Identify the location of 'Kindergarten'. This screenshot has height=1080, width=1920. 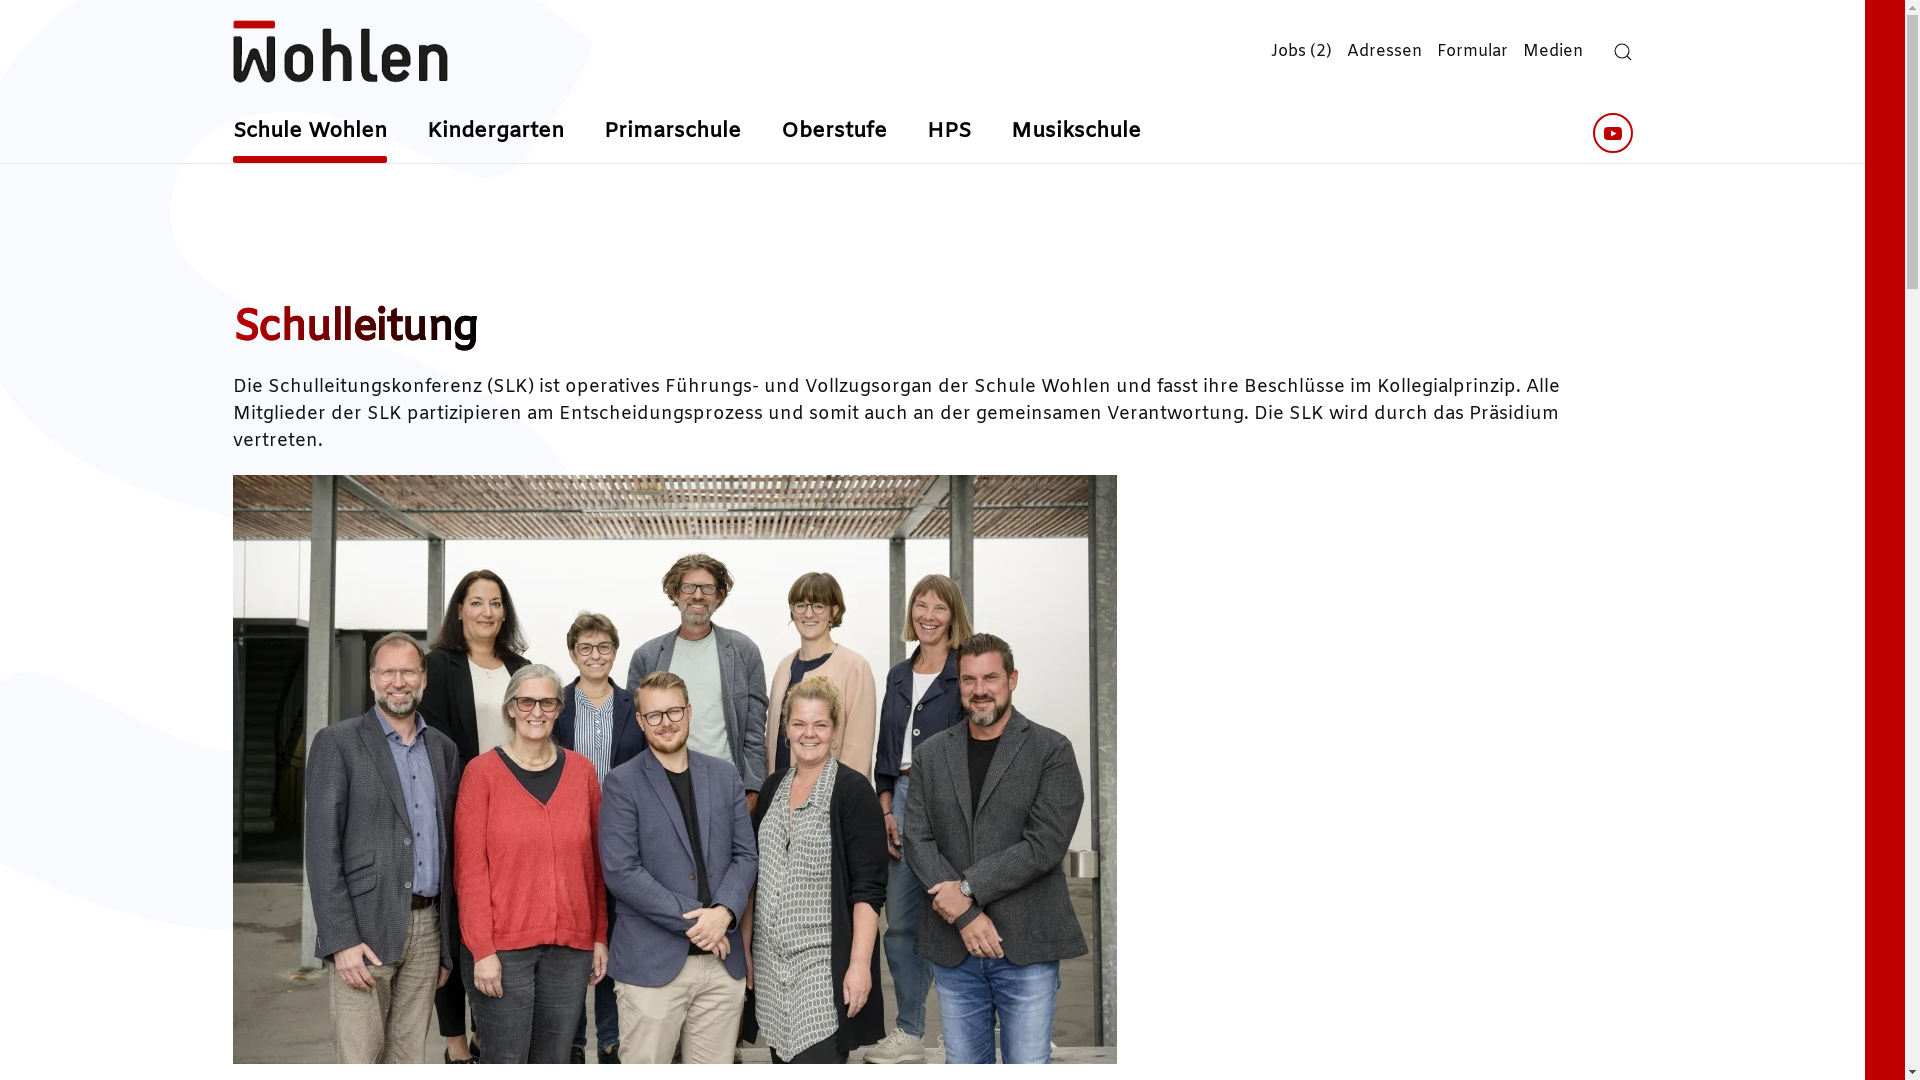
(494, 132).